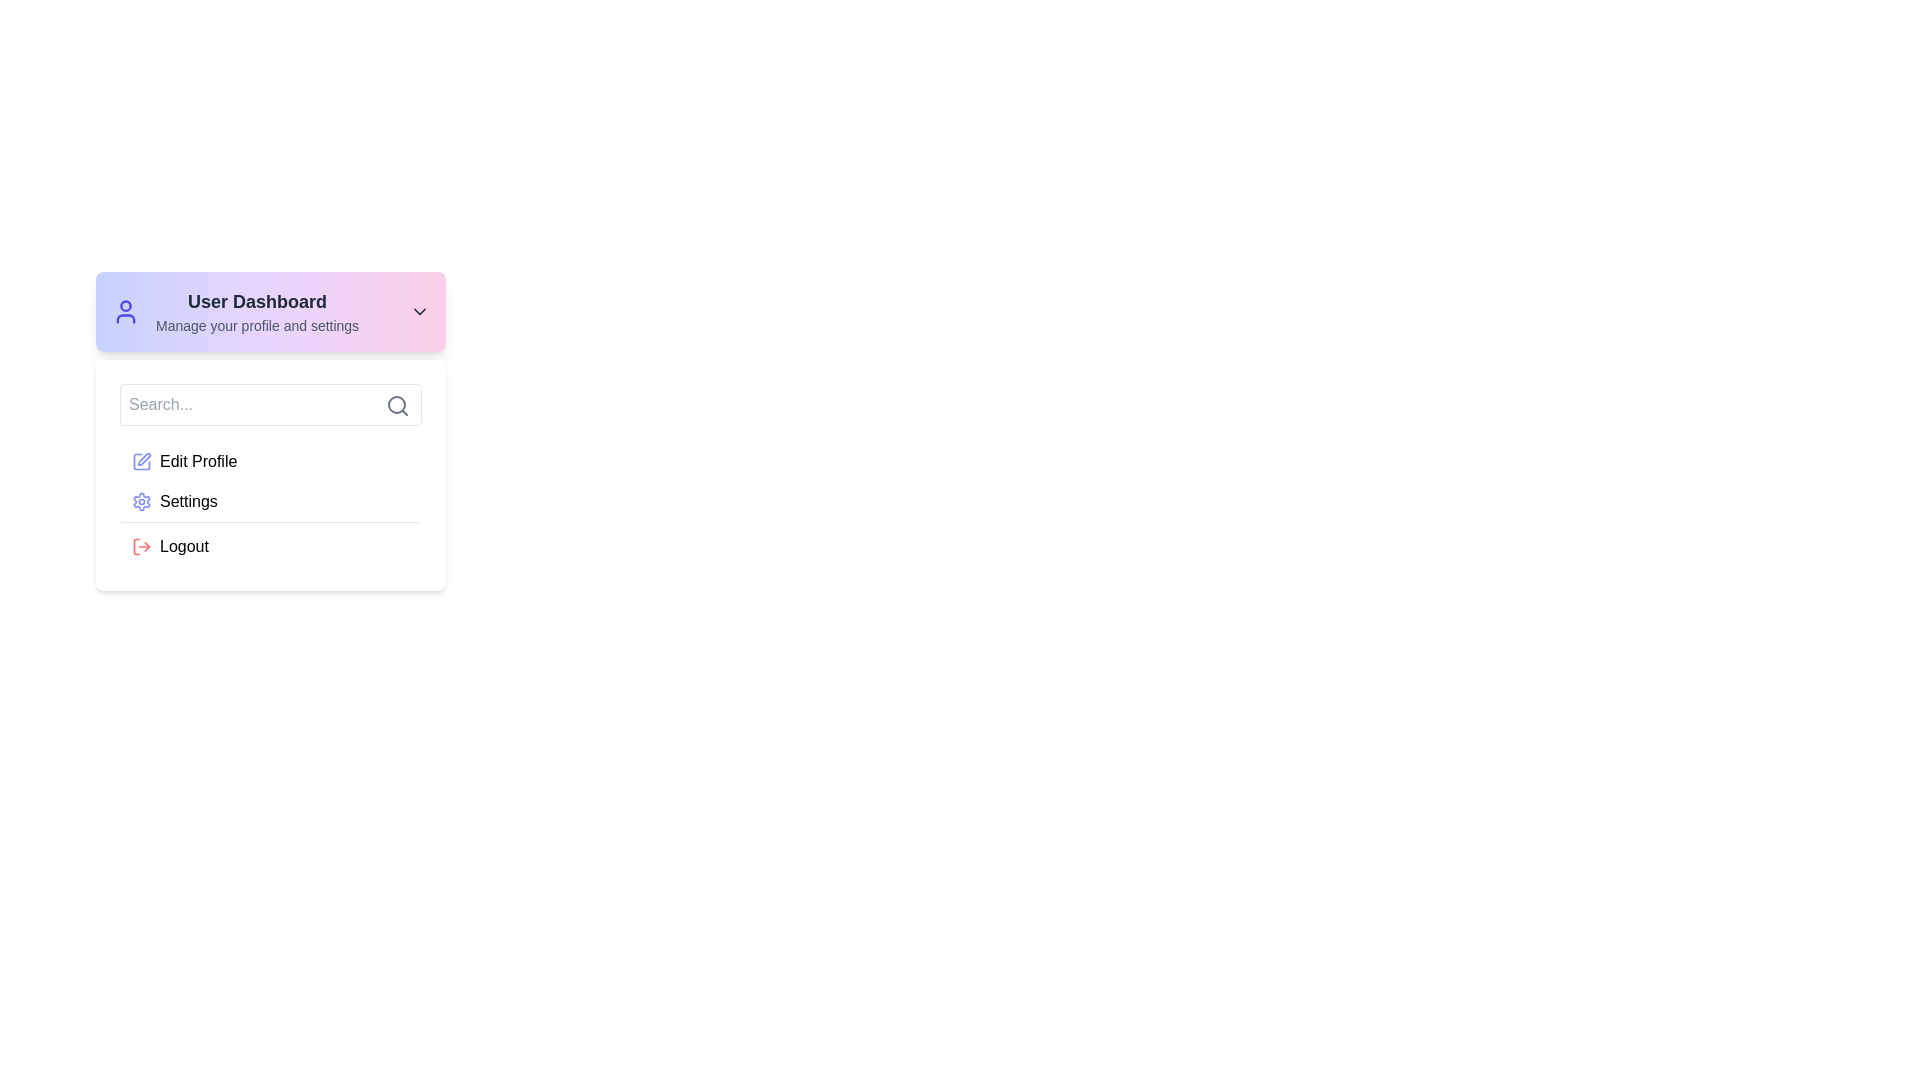 This screenshot has height=1080, width=1920. What do you see at coordinates (269, 543) in the screenshot?
I see `the log-out button located at the bottom of the vertical list of options under the 'User Dashboard' section, which is the third option below 'Edit Profile' and 'Settings.'` at bounding box center [269, 543].